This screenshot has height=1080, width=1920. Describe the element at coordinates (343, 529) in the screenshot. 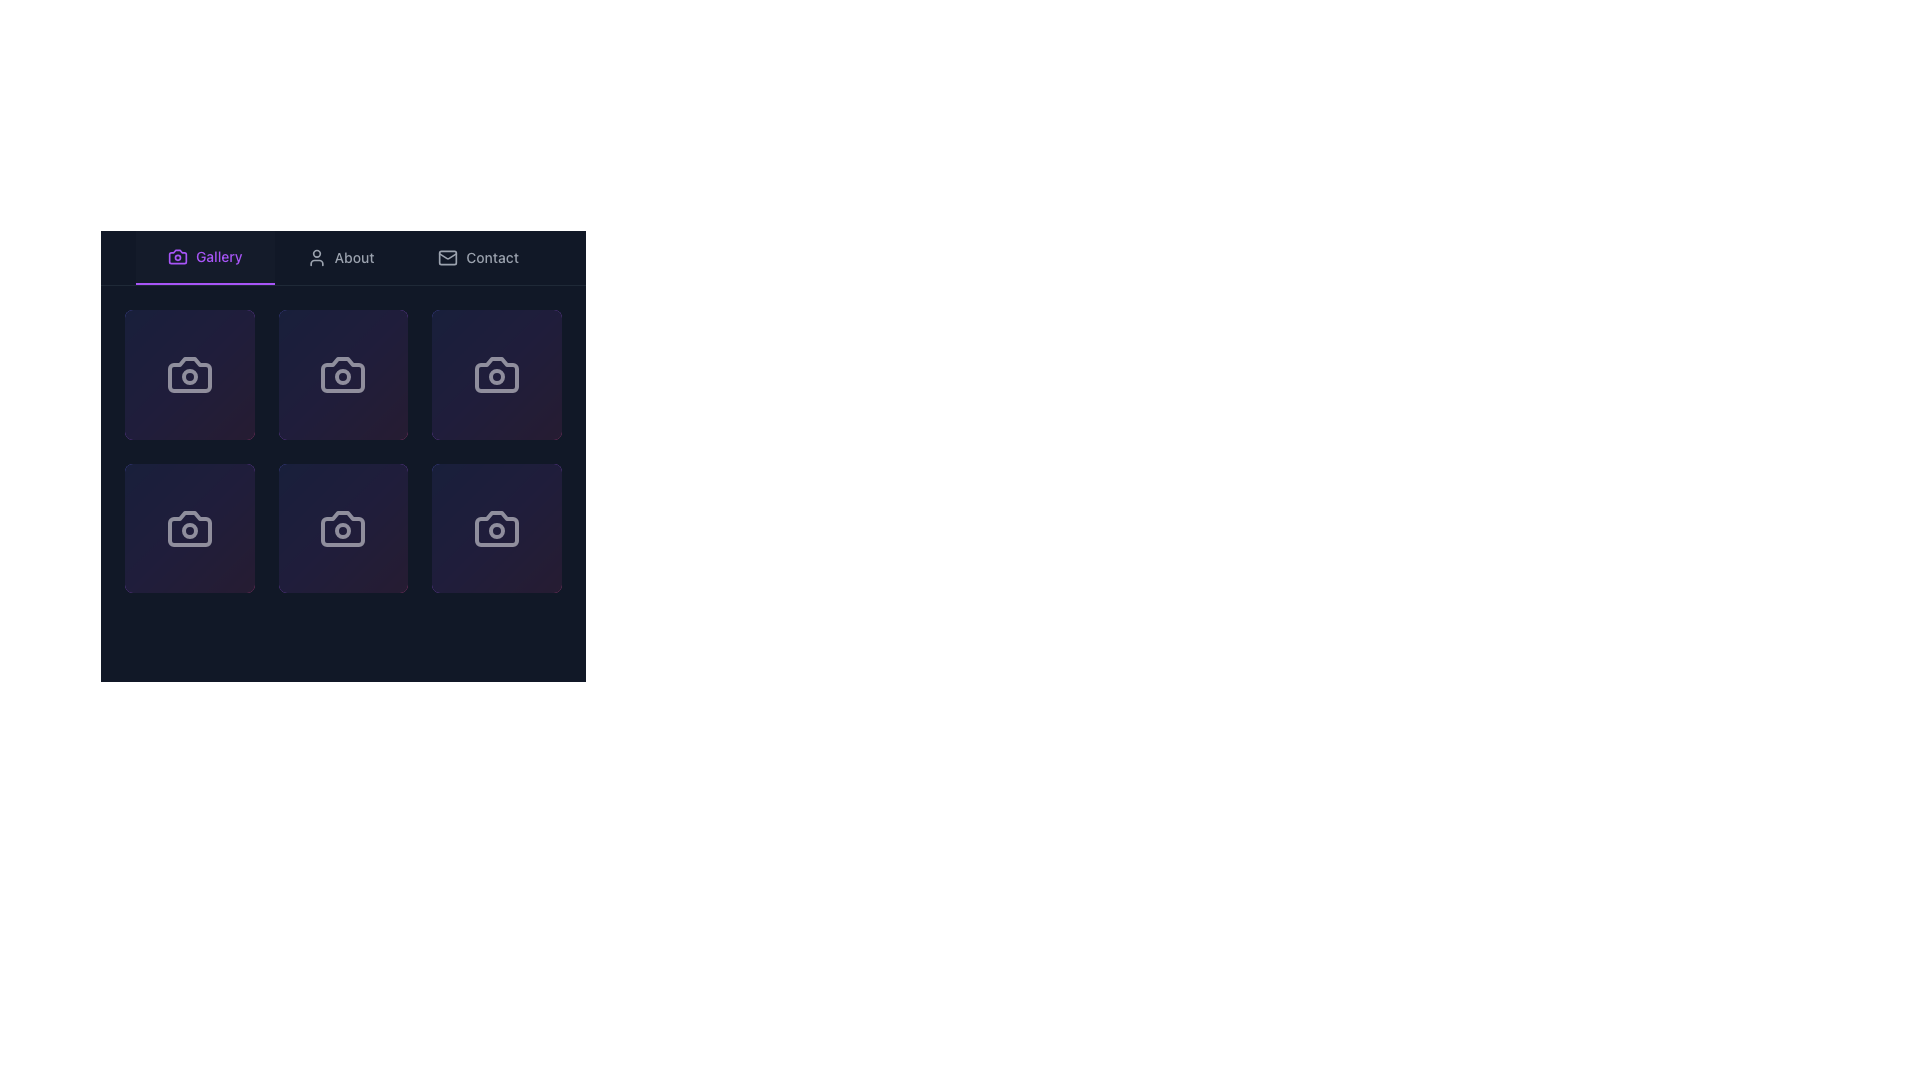

I see `the small circular graphic detail at the center of the camera icon, which is part of a 3x2 grid of icons` at that location.